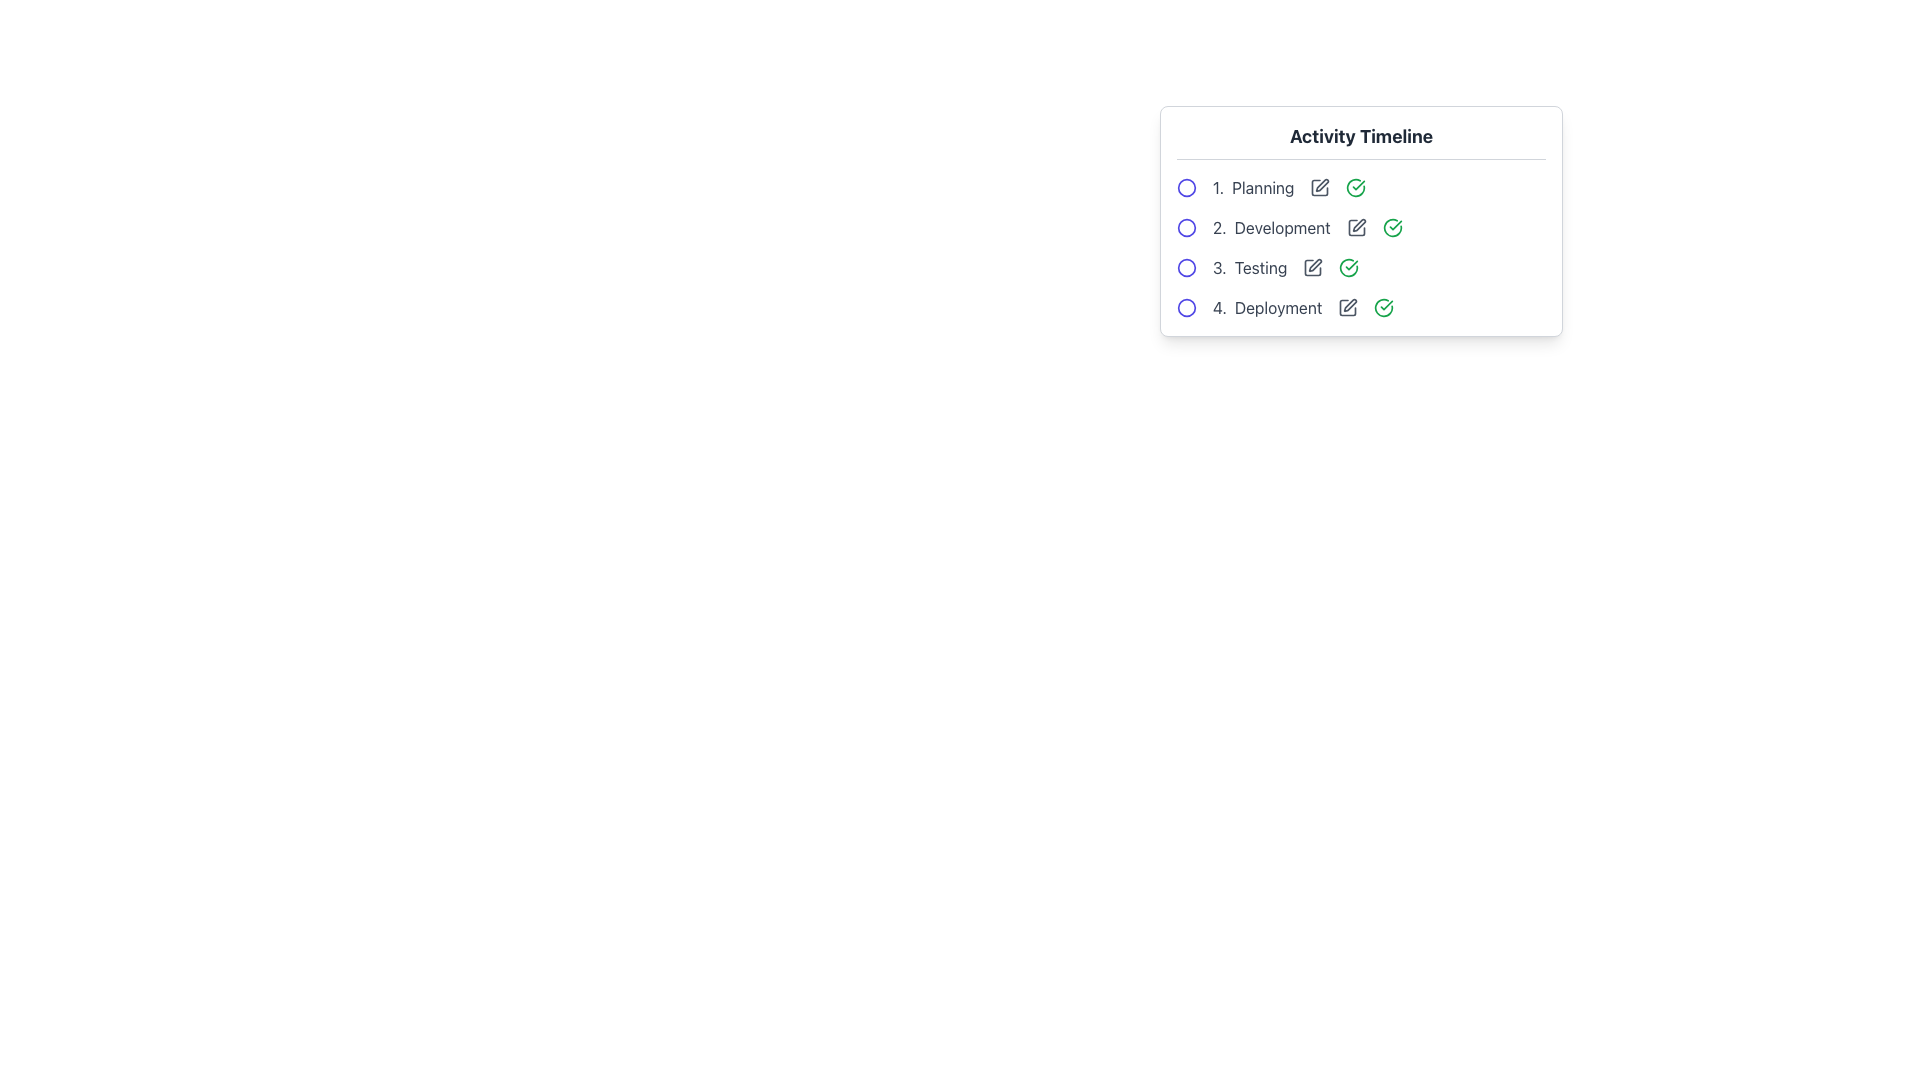 Image resolution: width=1920 pixels, height=1080 pixels. Describe the element at coordinates (1270, 226) in the screenshot. I see `the text label representing the second stage titled 'Development' in the activity timeline, which is positioned below '1. Planning' and above '3. Testing'` at that location.